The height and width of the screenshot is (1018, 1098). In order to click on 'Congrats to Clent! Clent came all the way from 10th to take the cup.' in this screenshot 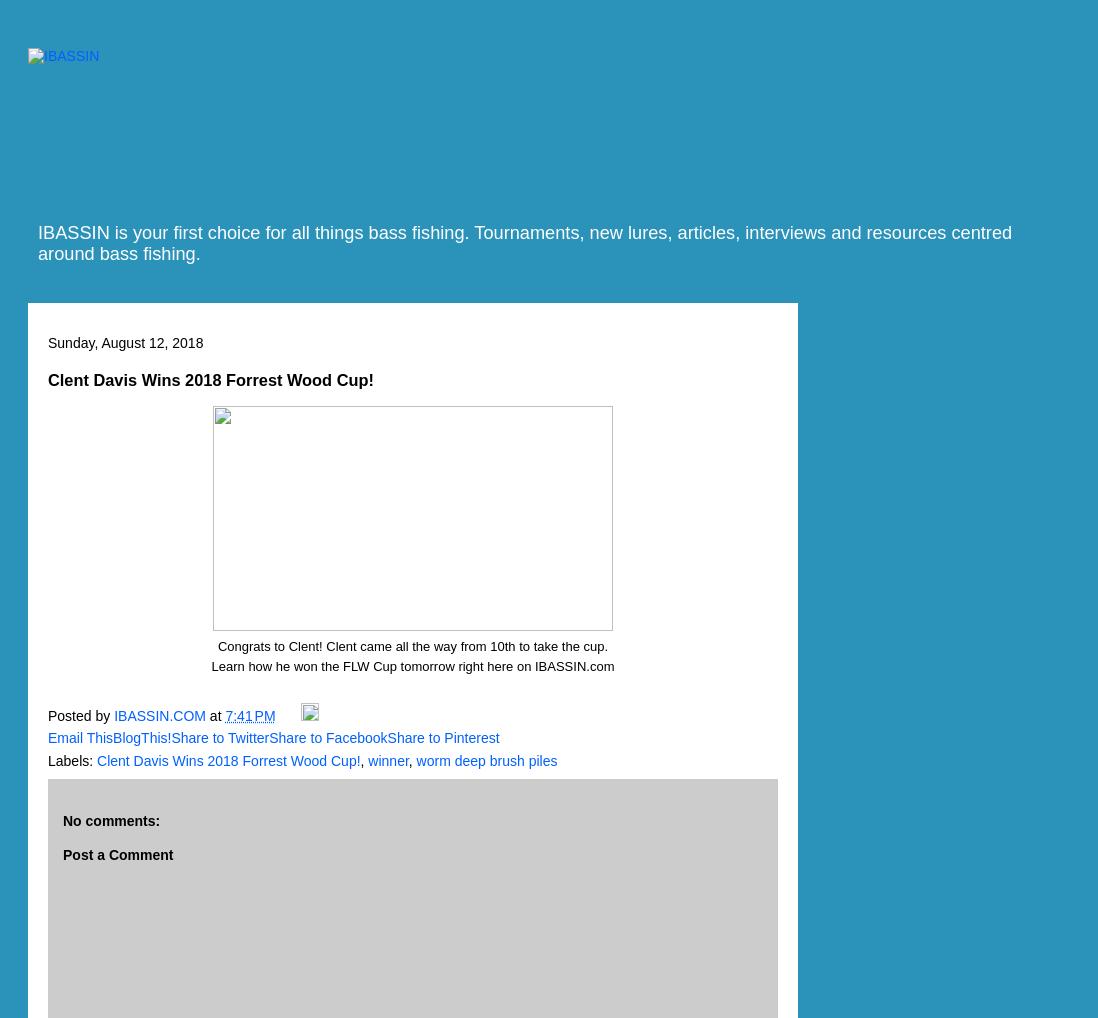, I will do `click(411, 644)`.